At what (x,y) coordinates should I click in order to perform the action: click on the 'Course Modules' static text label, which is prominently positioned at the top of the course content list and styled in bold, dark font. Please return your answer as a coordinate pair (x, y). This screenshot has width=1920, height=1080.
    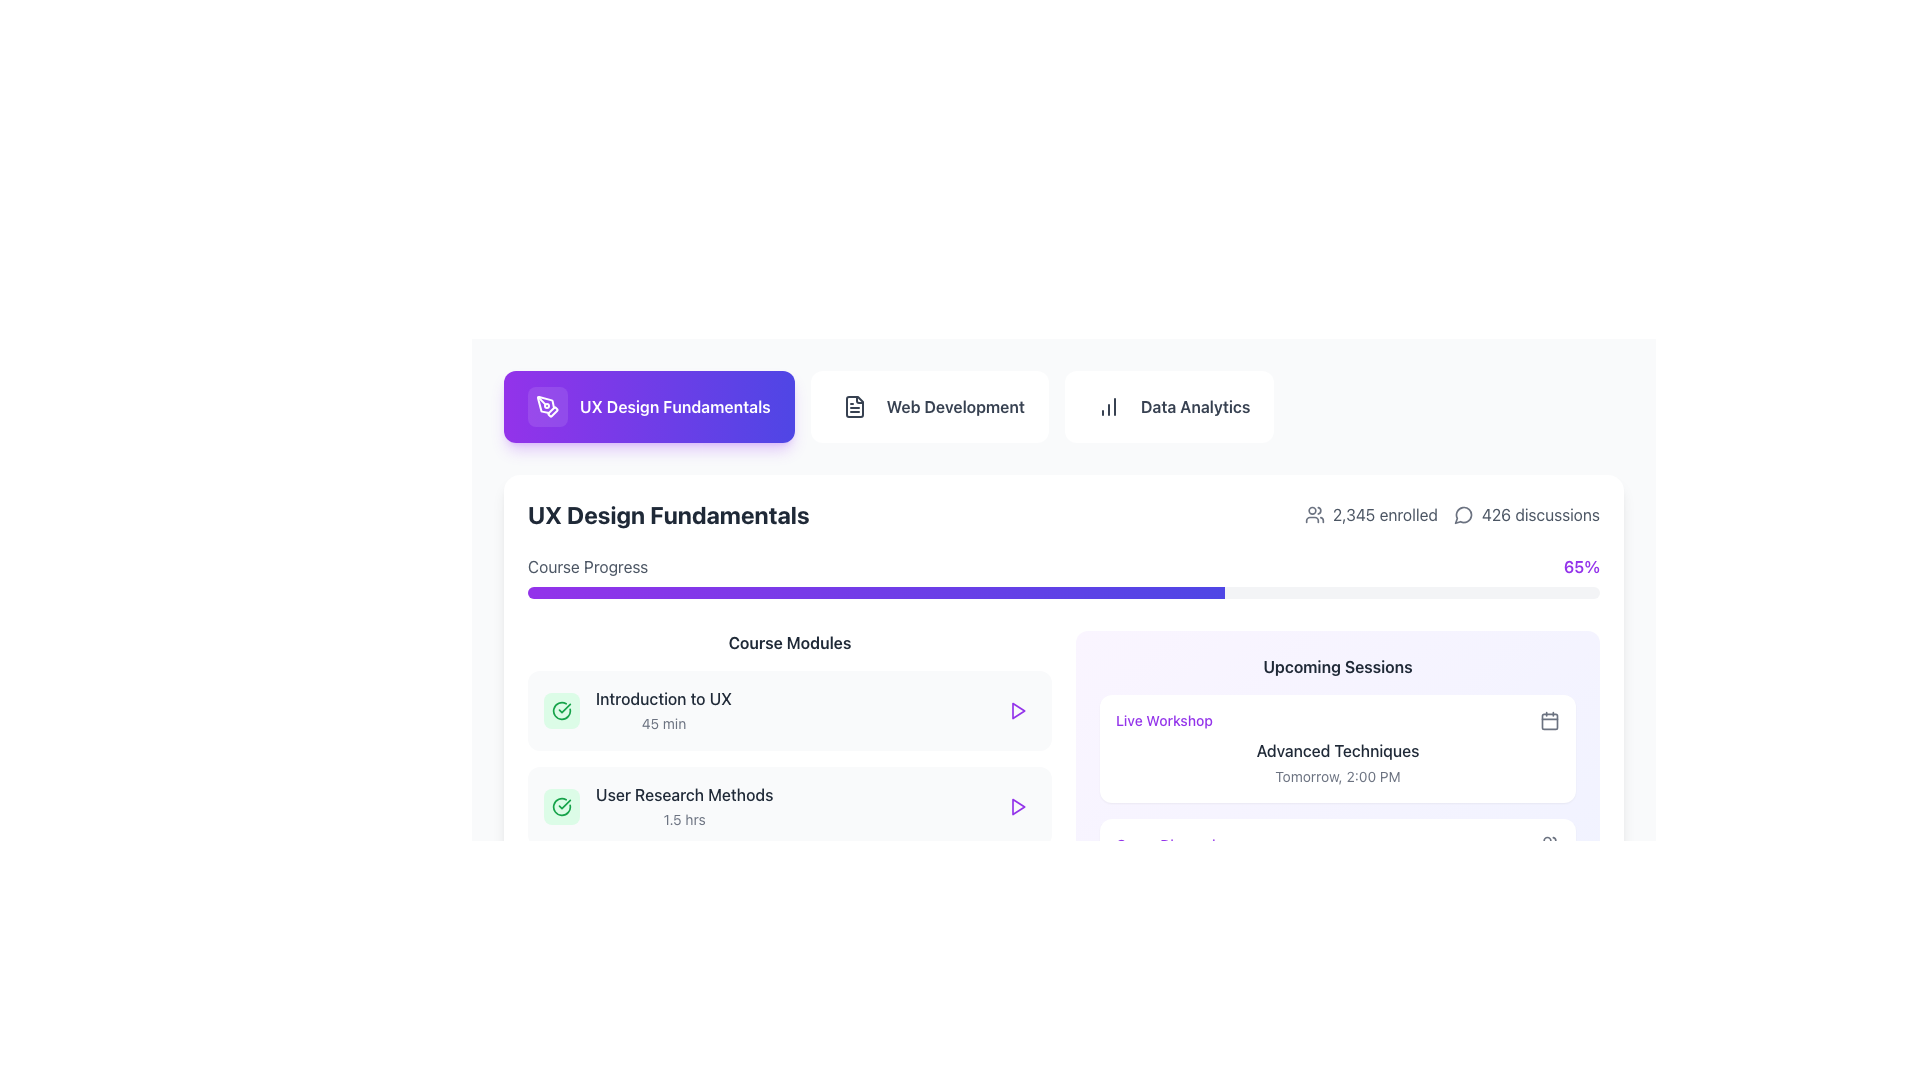
    Looking at the image, I should click on (789, 643).